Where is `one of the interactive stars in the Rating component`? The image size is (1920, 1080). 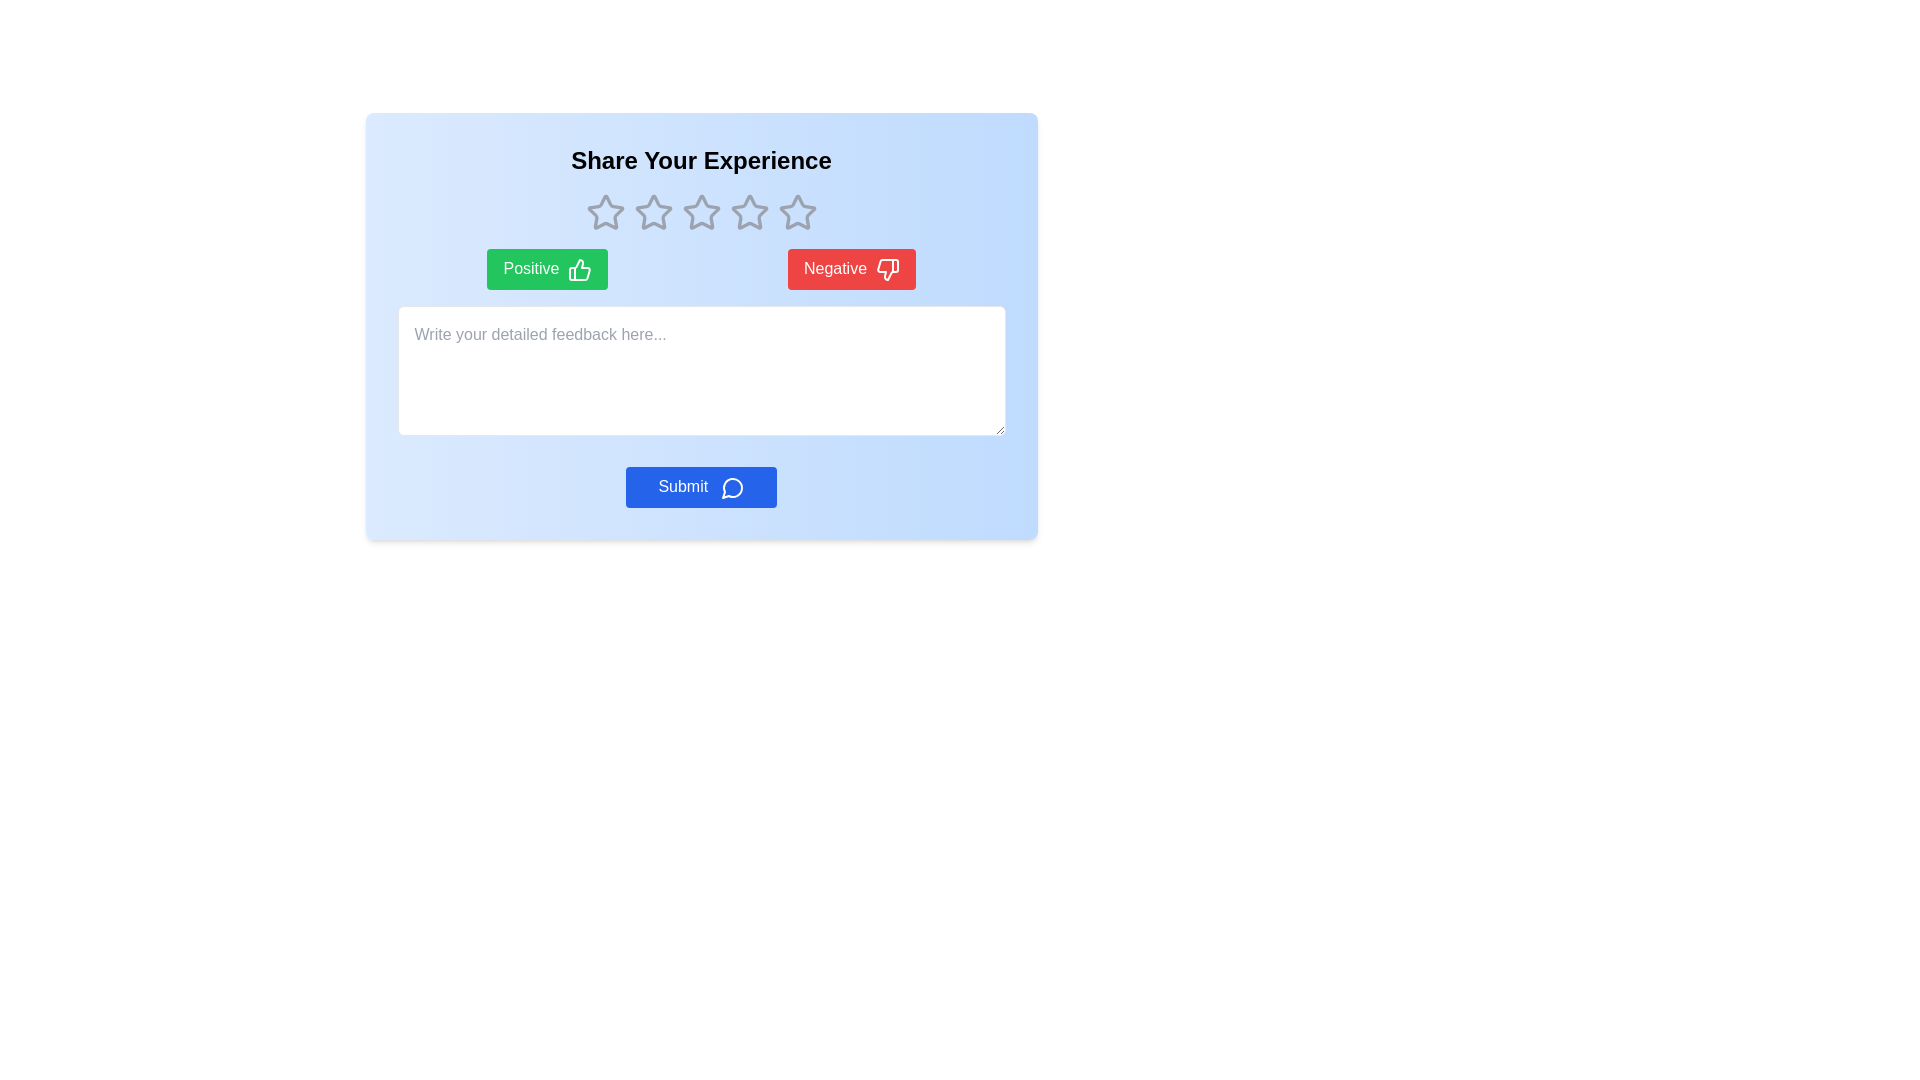
one of the interactive stars in the Rating component is located at coordinates (701, 212).